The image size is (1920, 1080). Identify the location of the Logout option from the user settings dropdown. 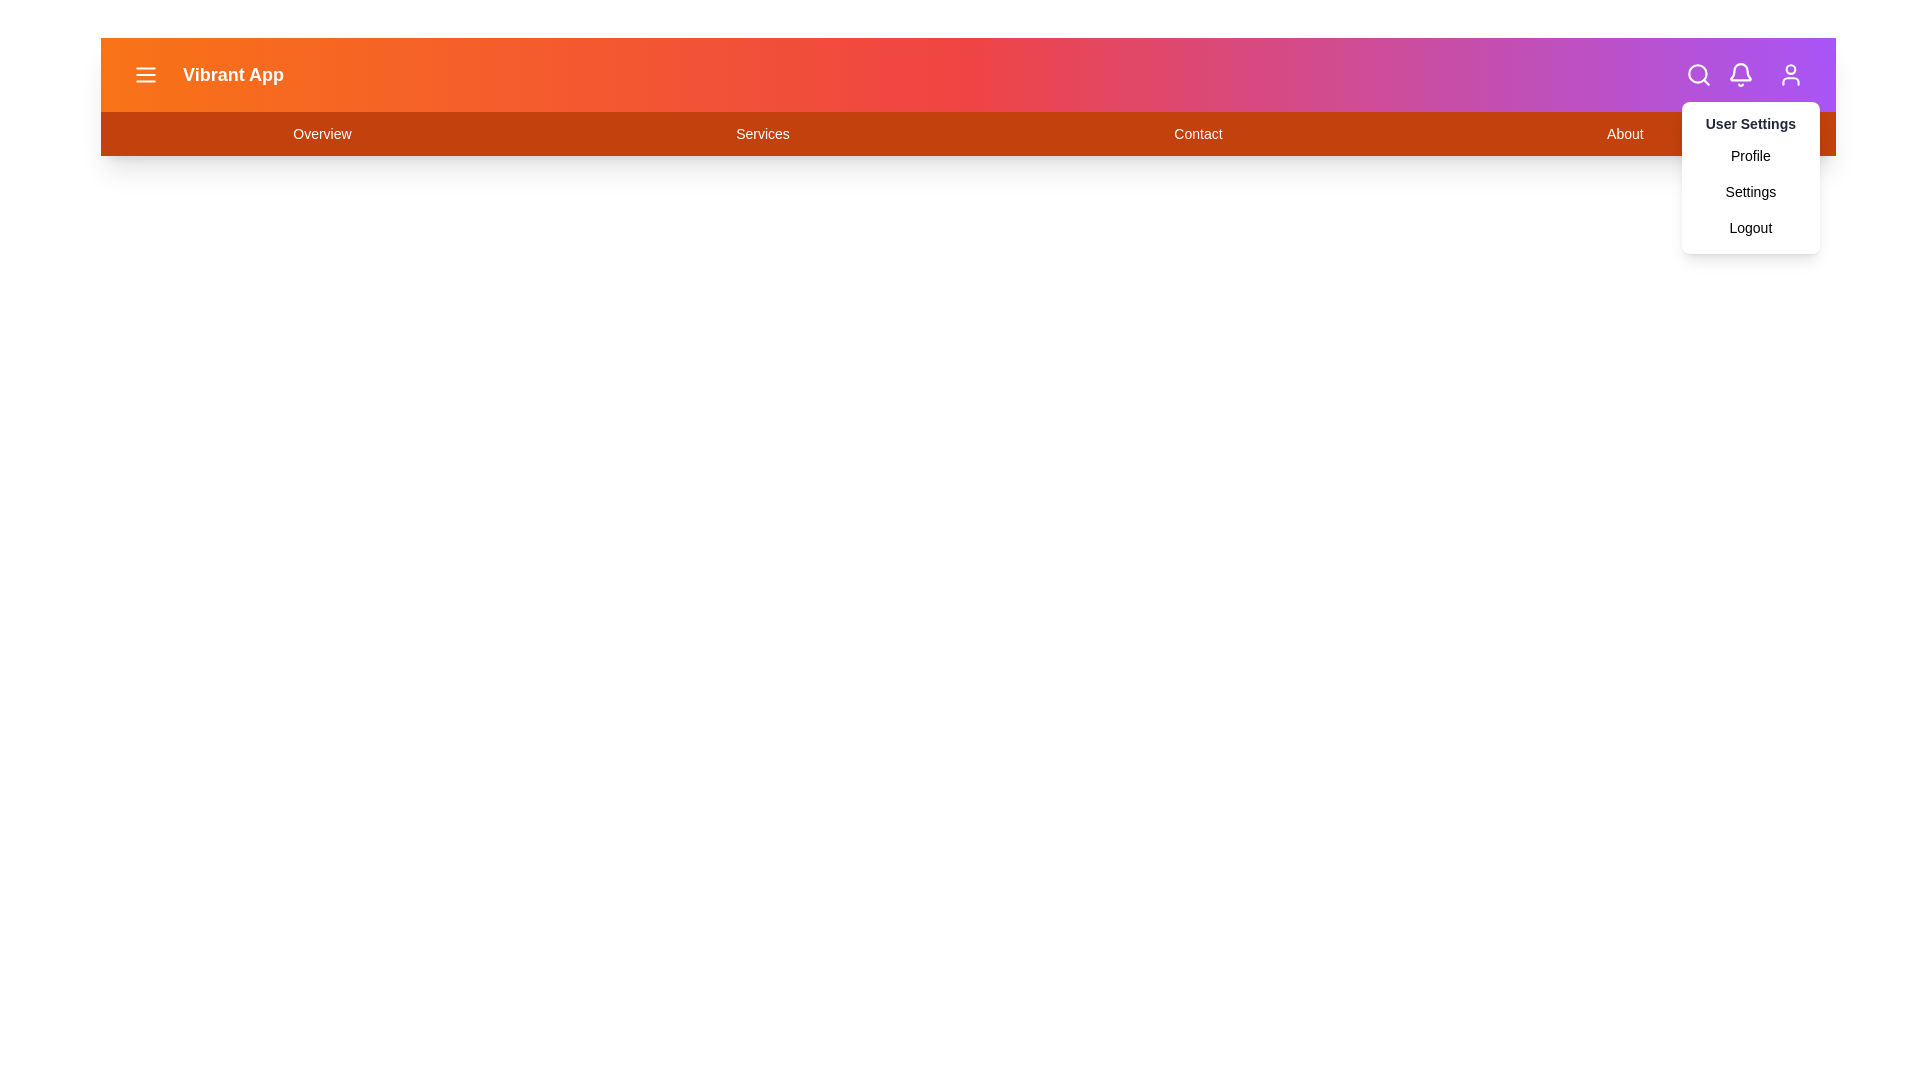
(1749, 226).